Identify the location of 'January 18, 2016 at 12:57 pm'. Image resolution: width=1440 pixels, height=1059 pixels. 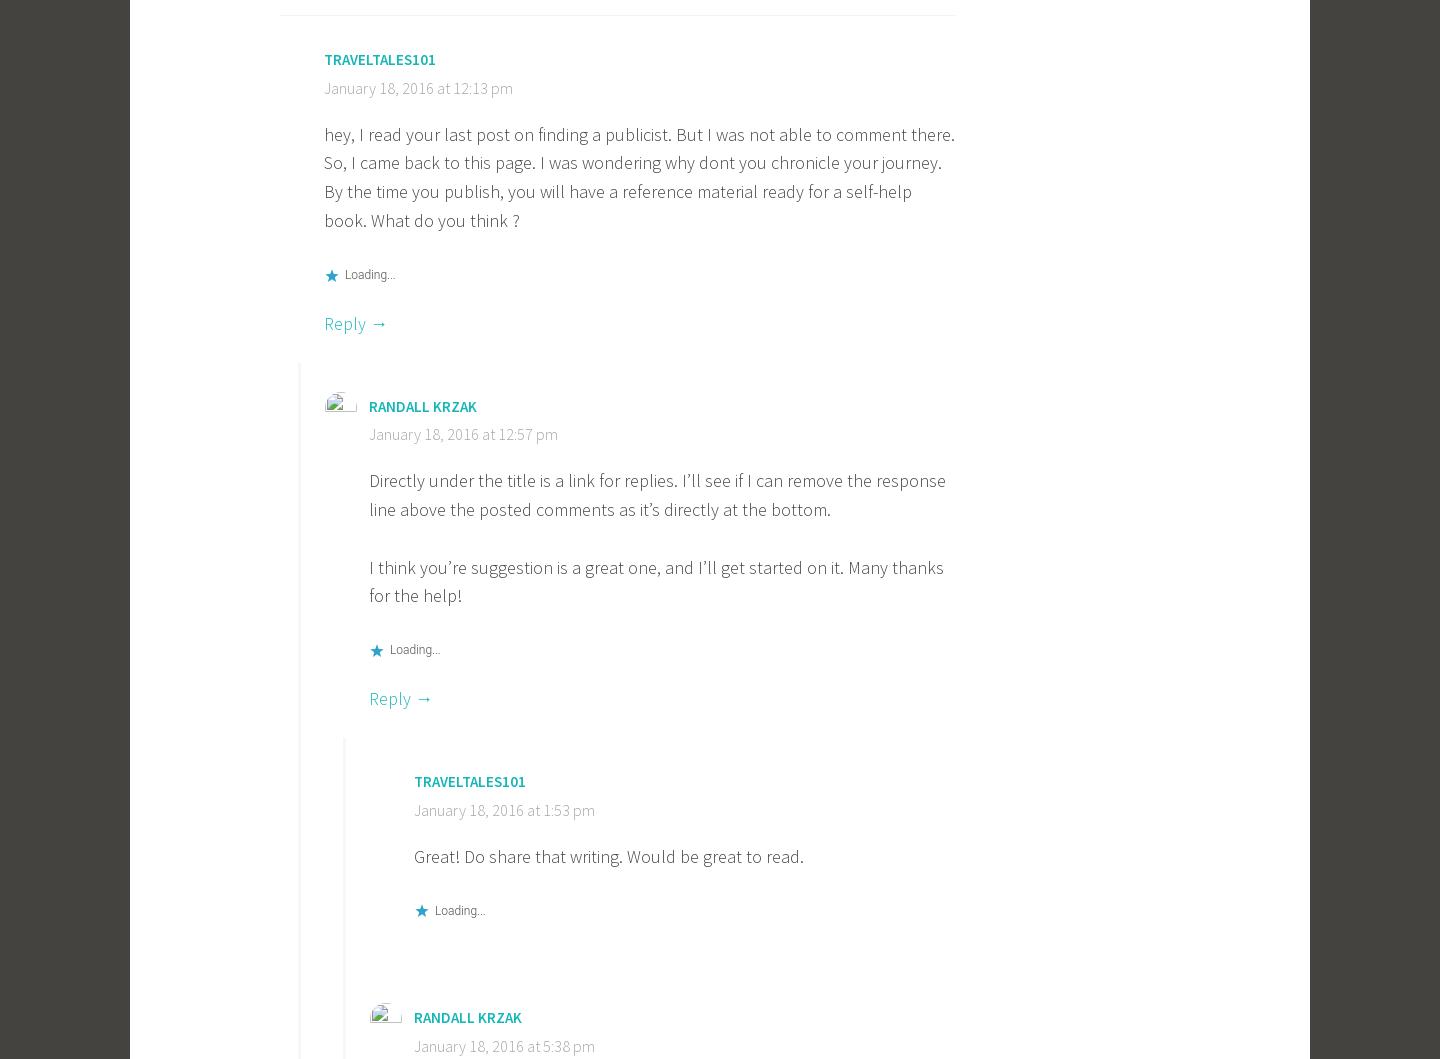
(463, 433).